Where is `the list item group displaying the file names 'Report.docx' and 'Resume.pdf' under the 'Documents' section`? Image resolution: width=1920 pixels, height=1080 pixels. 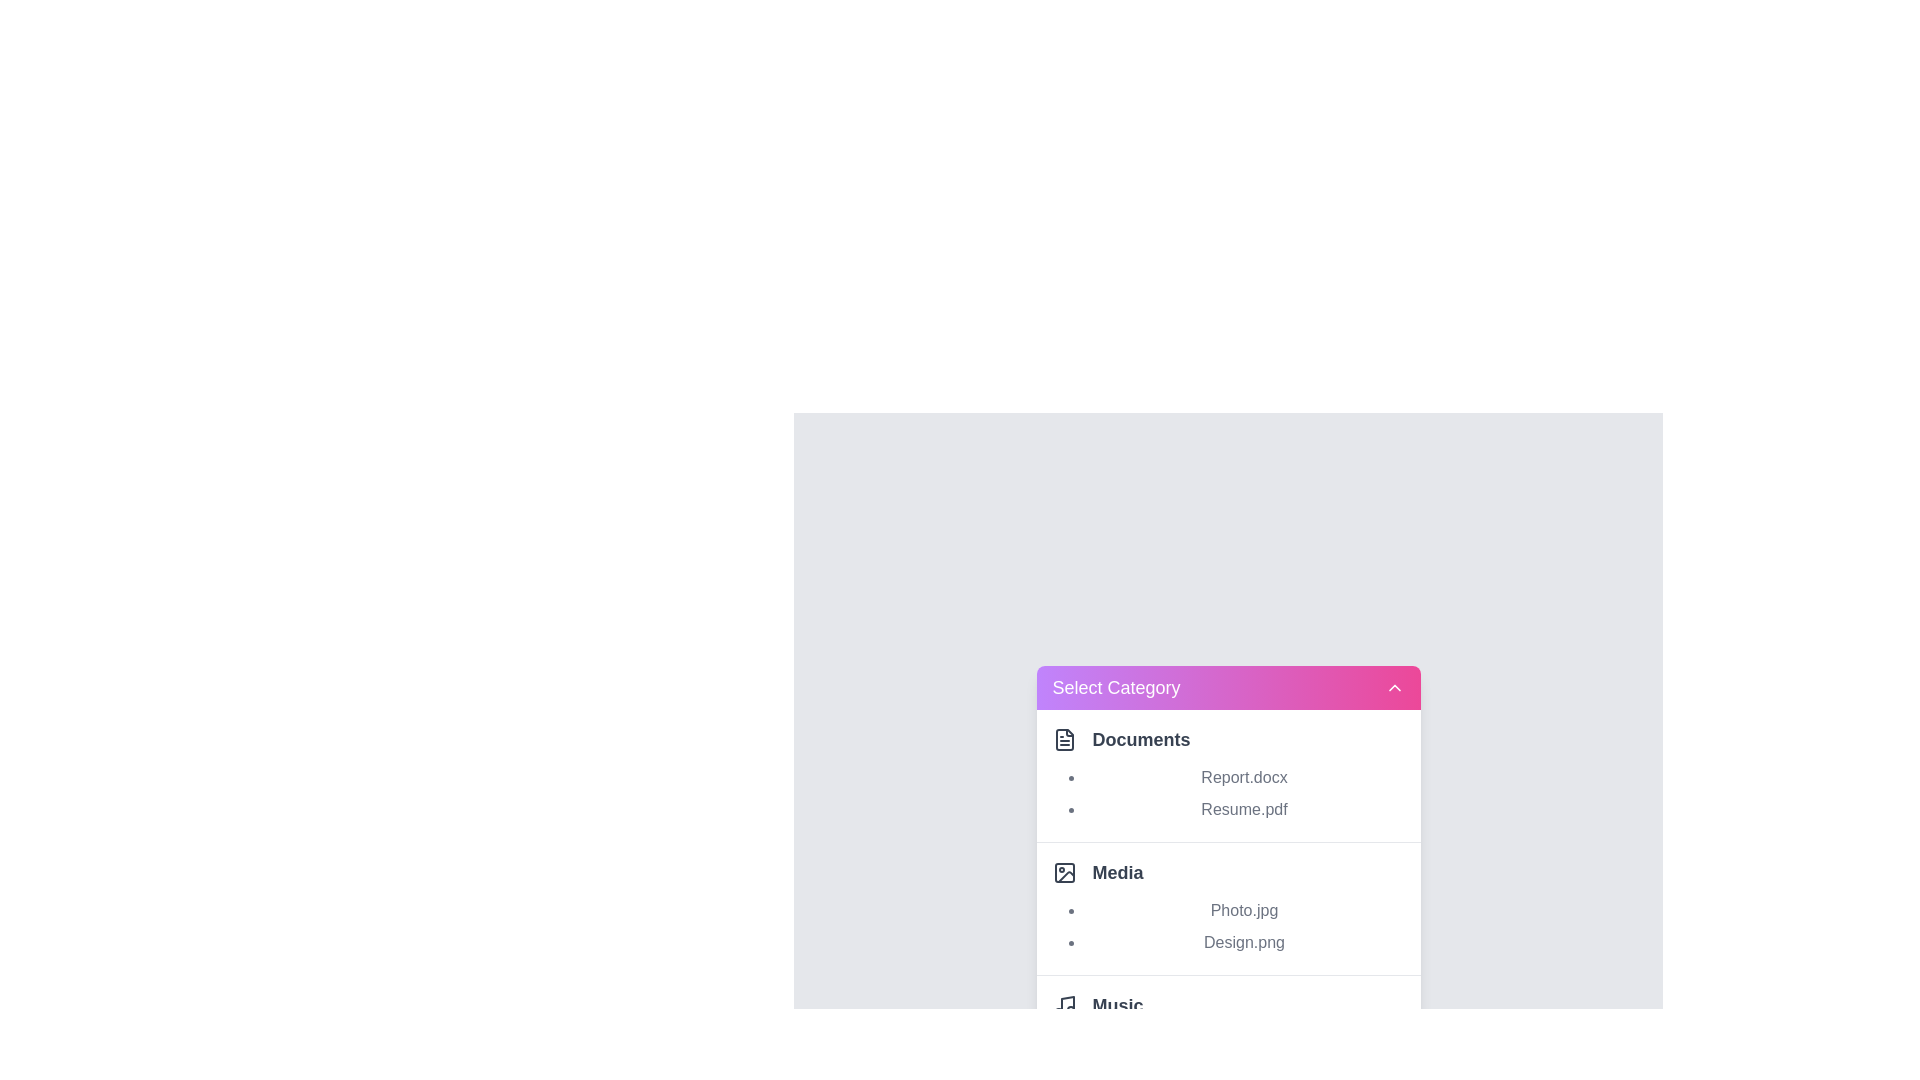
the list item group displaying the file names 'Report.docx' and 'Resume.pdf' under the 'Documents' section is located at coordinates (1243, 792).